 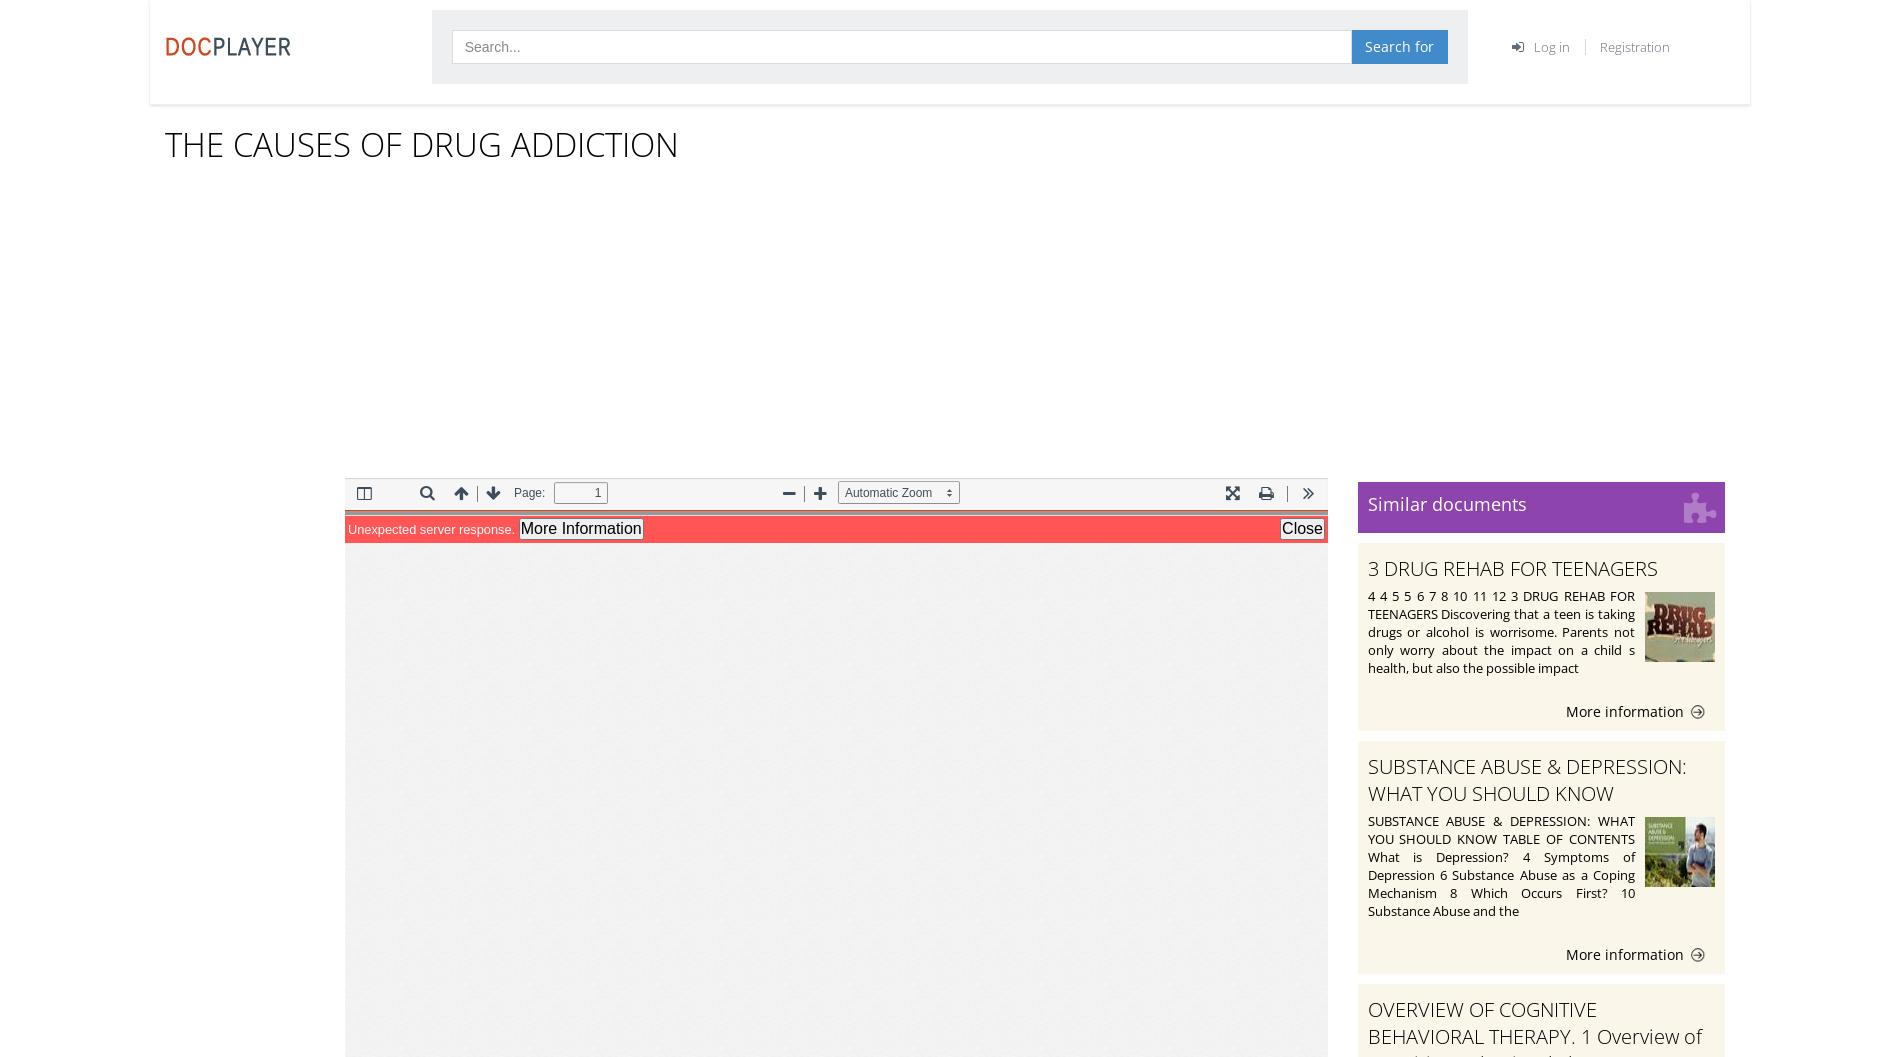 What do you see at coordinates (420, 143) in the screenshot?
I see `'THE CAUSES OF DRUG ADDICTION'` at bounding box center [420, 143].